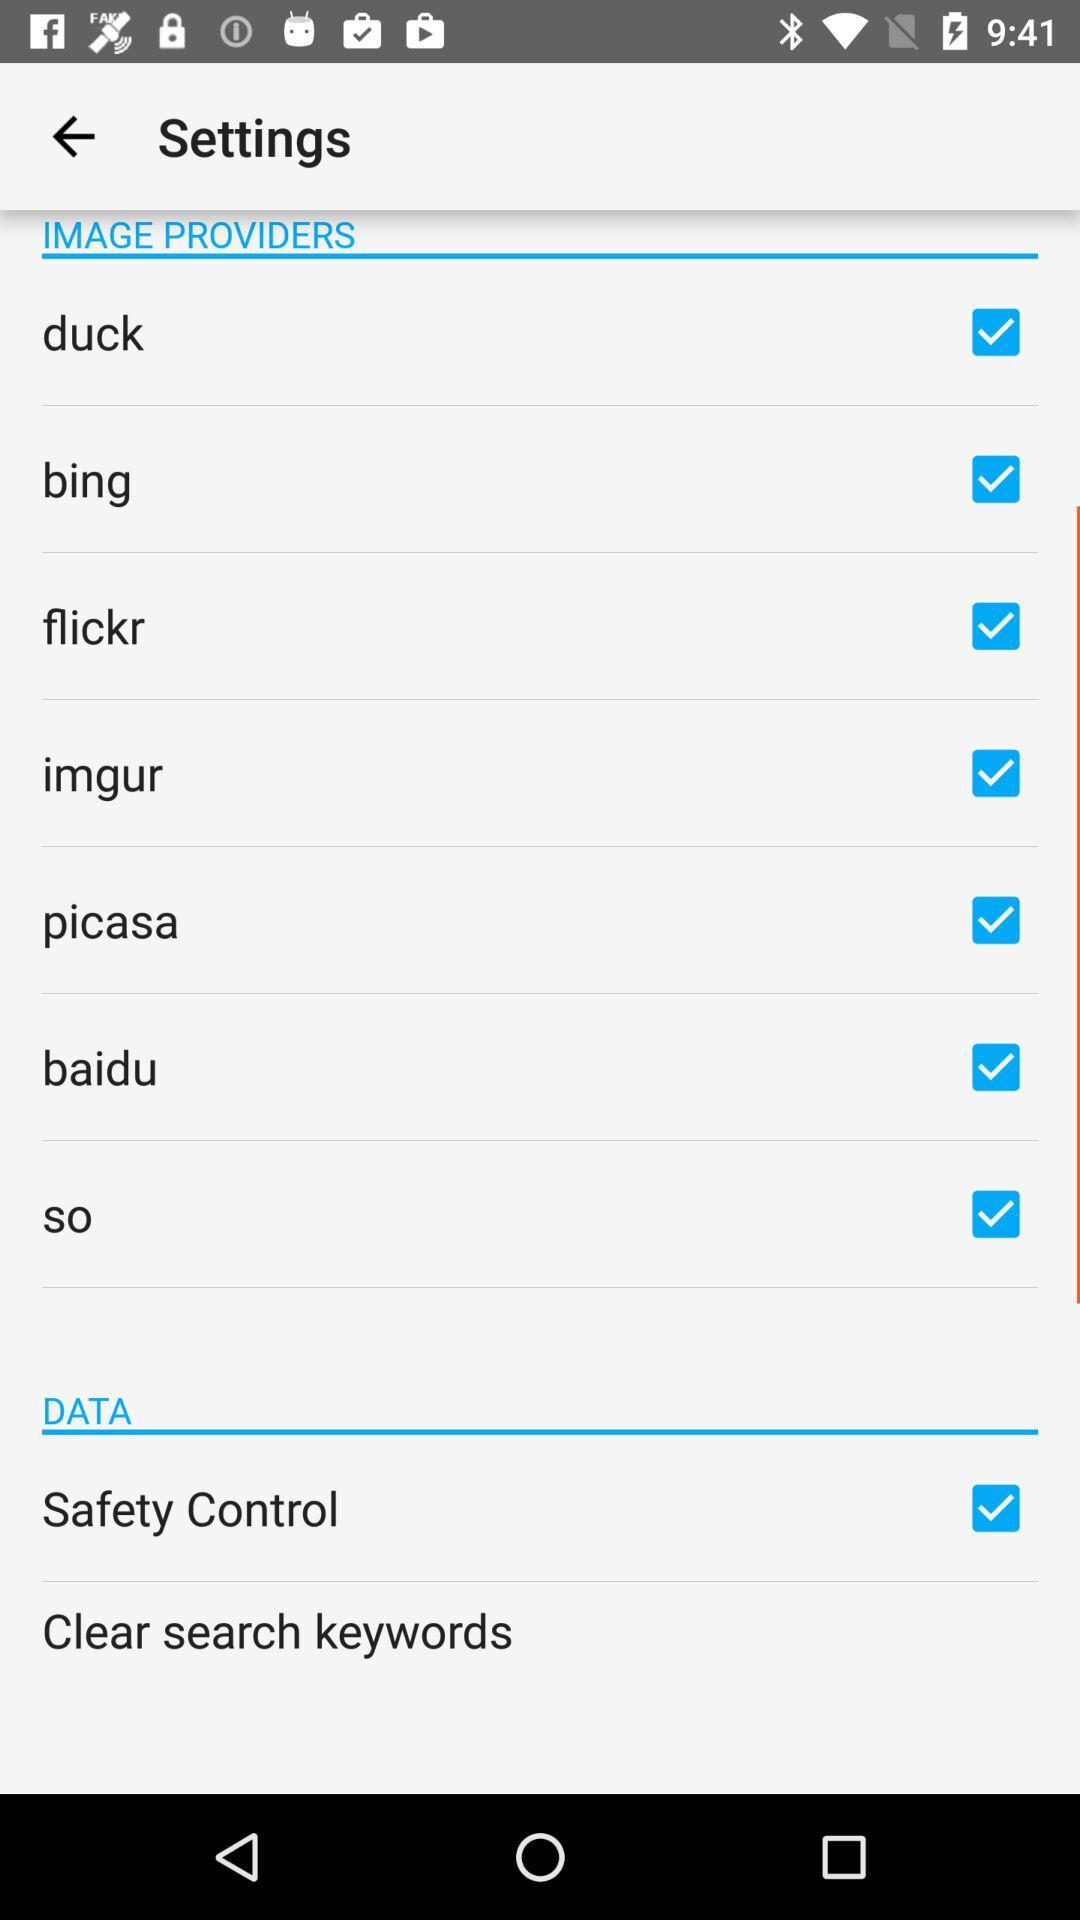 The image size is (1080, 1920). Describe the element at coordinates (995, 624) in the screenshot. I see `flickr` at that location.